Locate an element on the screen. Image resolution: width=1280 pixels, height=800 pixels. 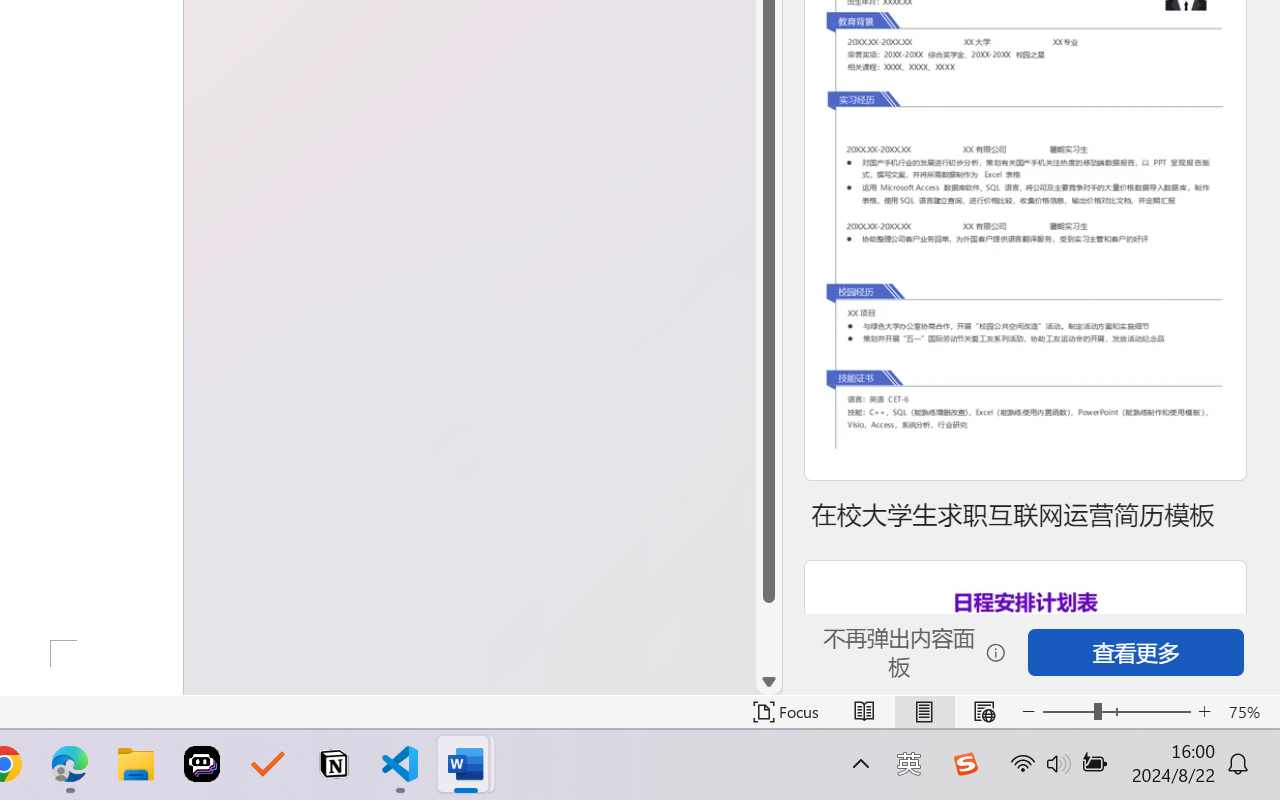
'Print Layout' is located at coordinates (923, 711).